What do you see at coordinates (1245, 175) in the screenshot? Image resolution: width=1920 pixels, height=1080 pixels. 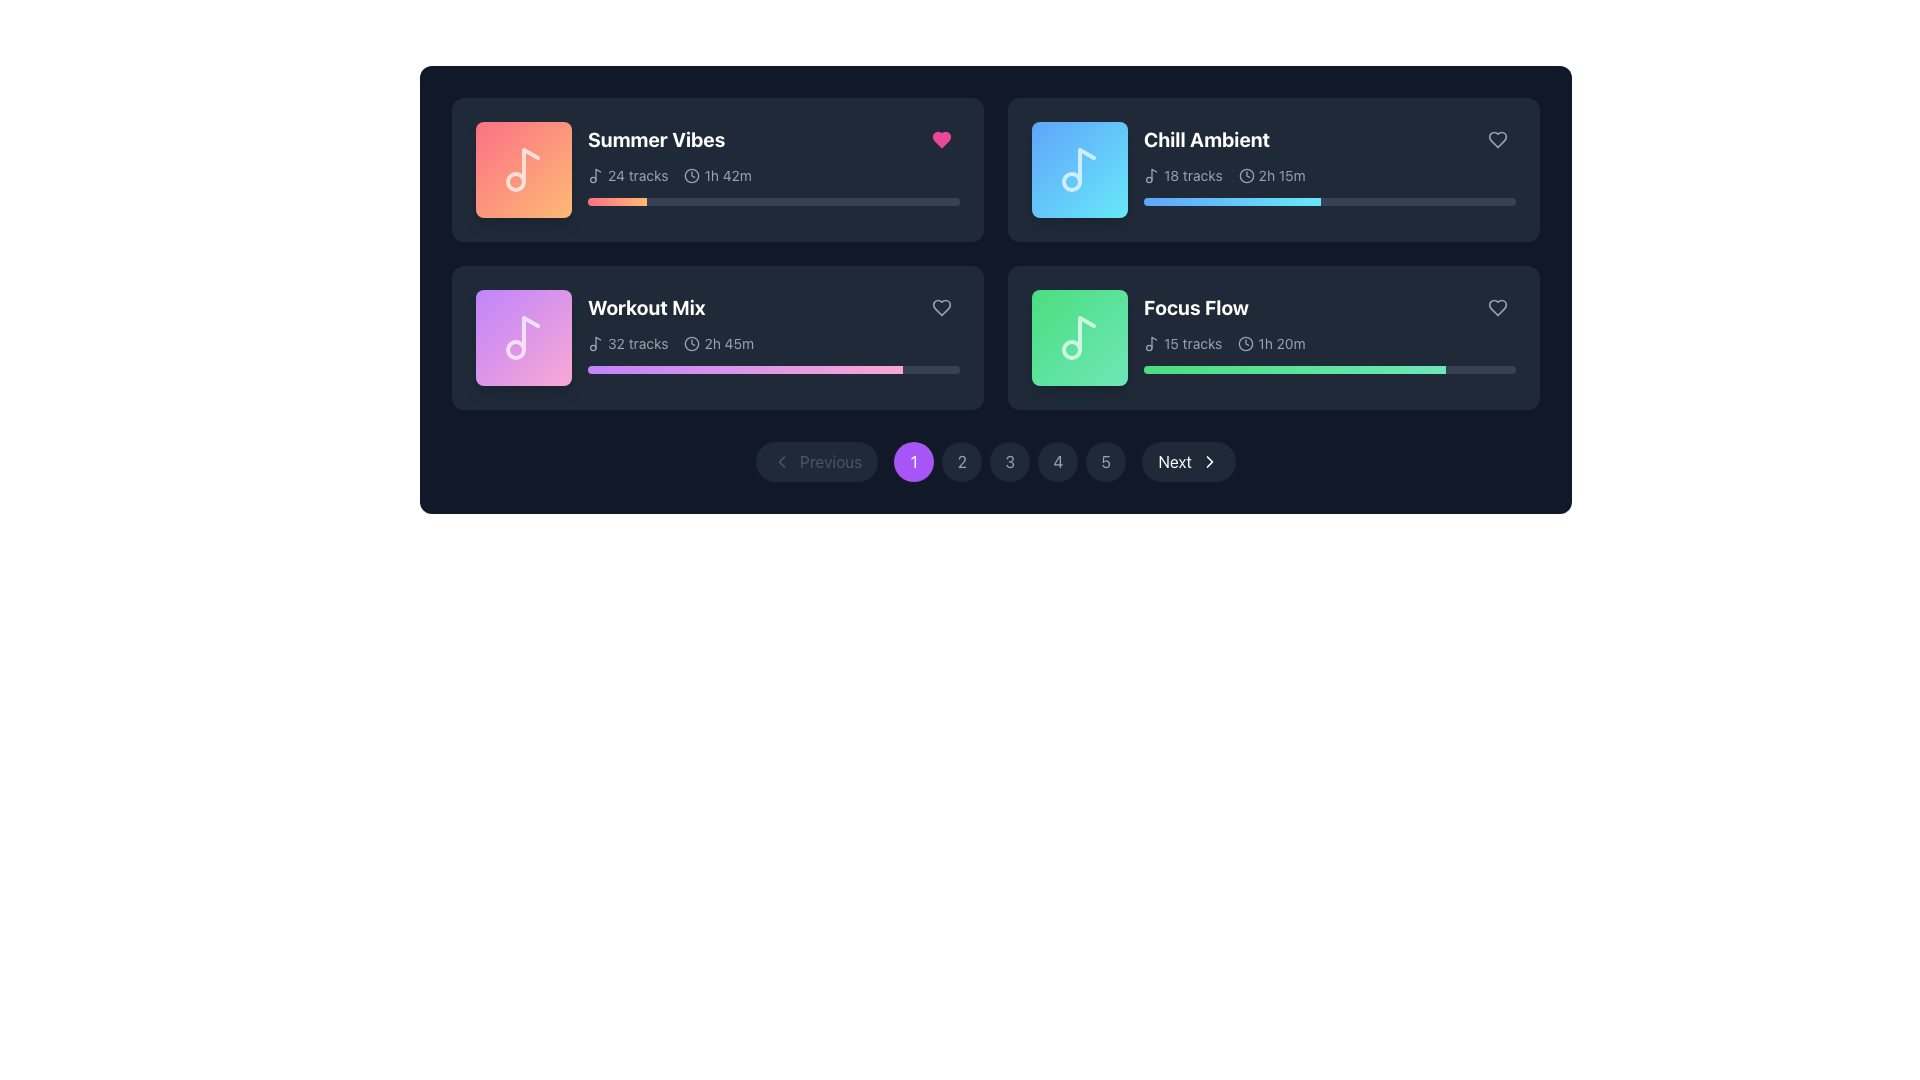 I see `the clock icon located within the 'Chill Ambient' card, which visually represents the duration time next to '2h 15m'` at bounding box center [1245, 175].